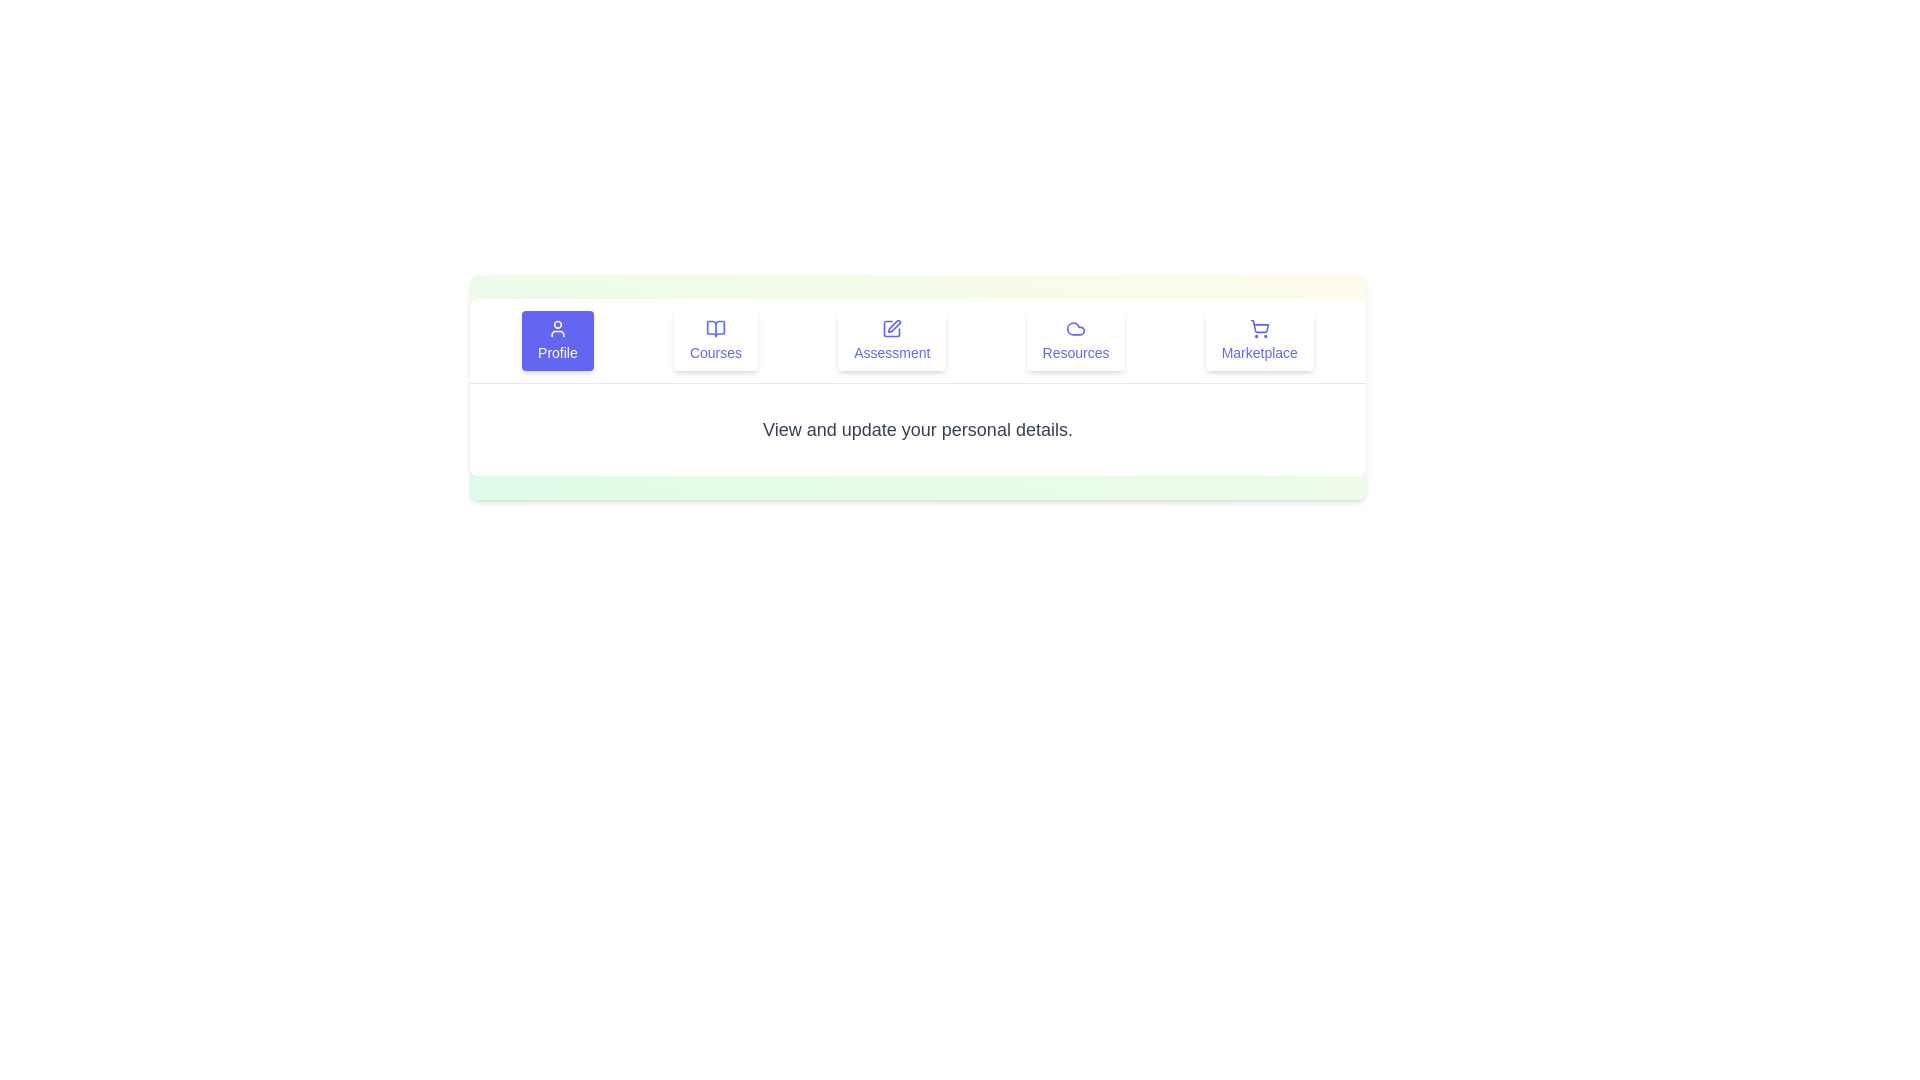  I want to click on the editing or assessment icon located centrally at the top section of the 'Assessment' button, which is the third button in a horizontal row between 'Courses' and 'Resources', so click(891, 327).